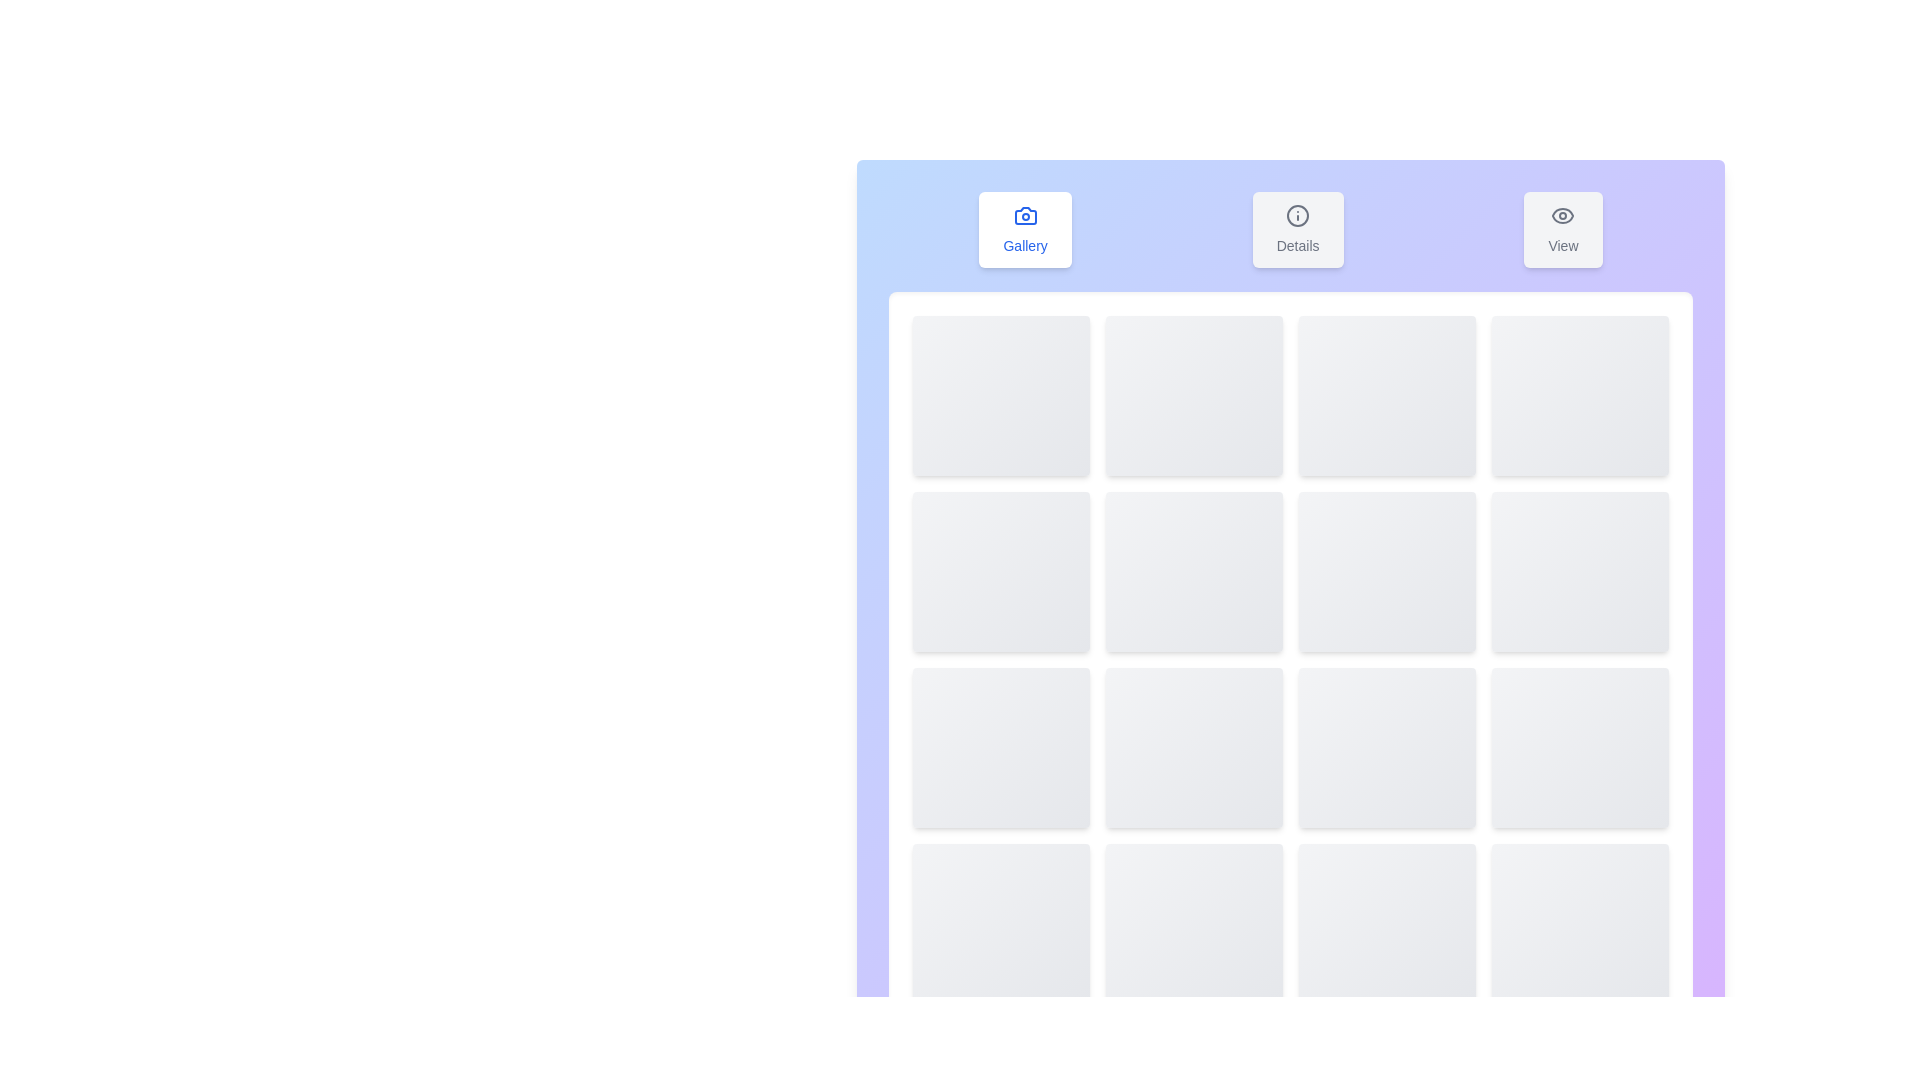 This screenshot has width=1920, height=1080. I want to click on the Gallery tab by clicking on its button, so click(1025, 229).